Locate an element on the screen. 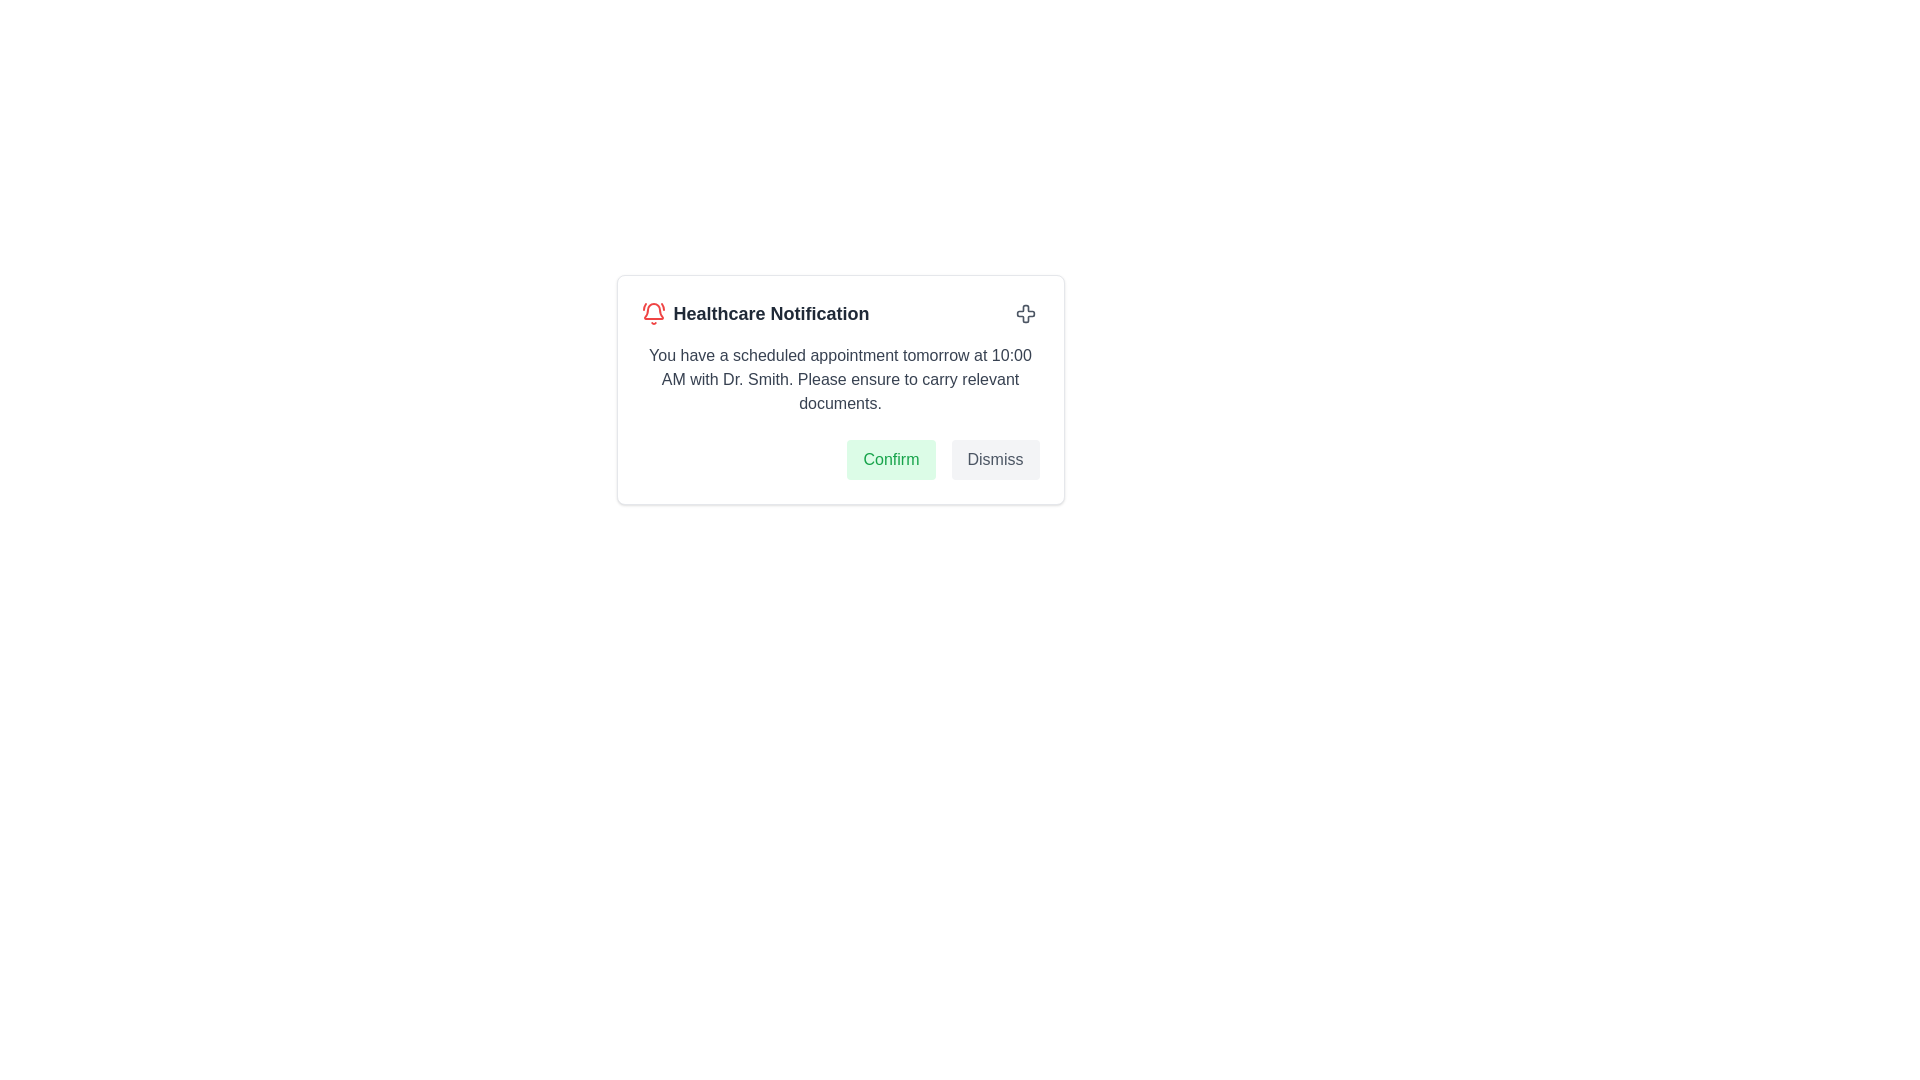 The image size is (1920, 1080). the leftmost button in the group of two buttons at the bottom of the healthcare notification dialog box to confirm the action is located at coordinates (890, 459).